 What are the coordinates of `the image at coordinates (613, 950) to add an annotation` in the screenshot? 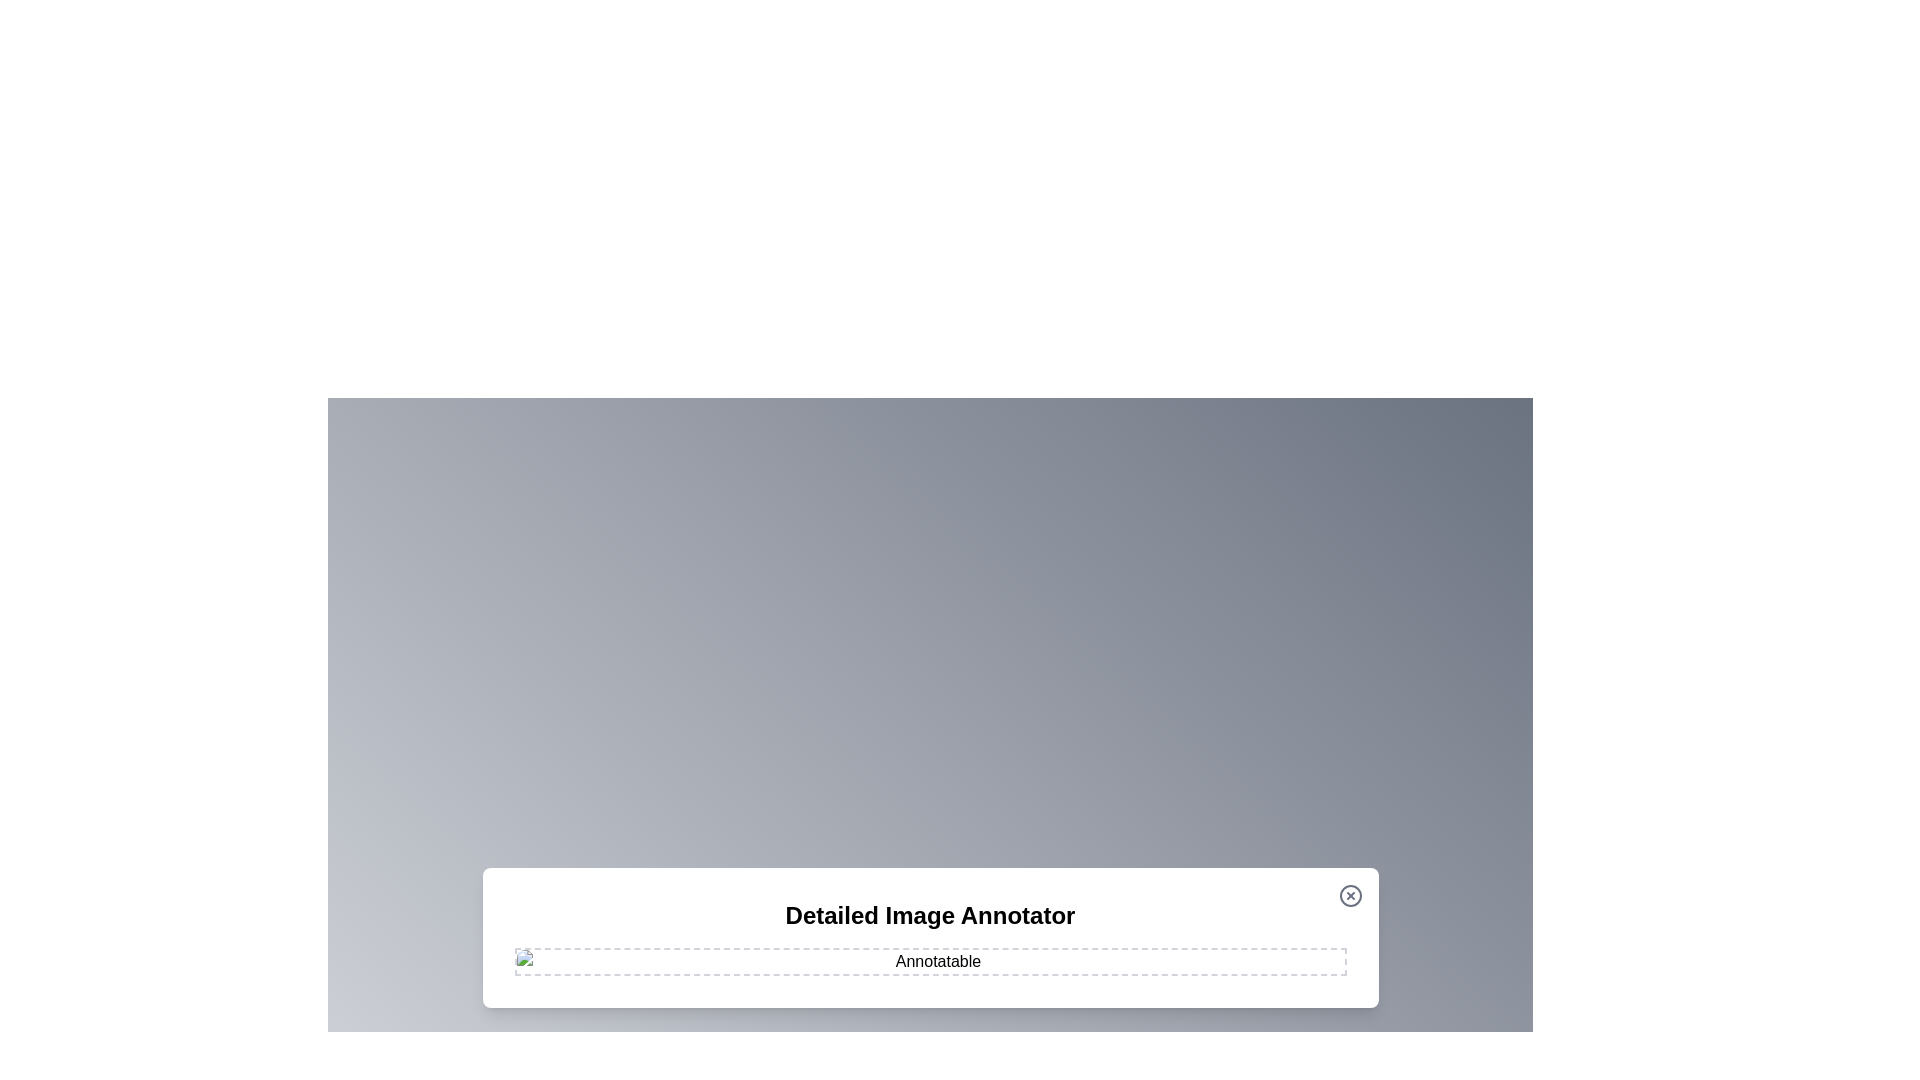 It's located at (612, 948).